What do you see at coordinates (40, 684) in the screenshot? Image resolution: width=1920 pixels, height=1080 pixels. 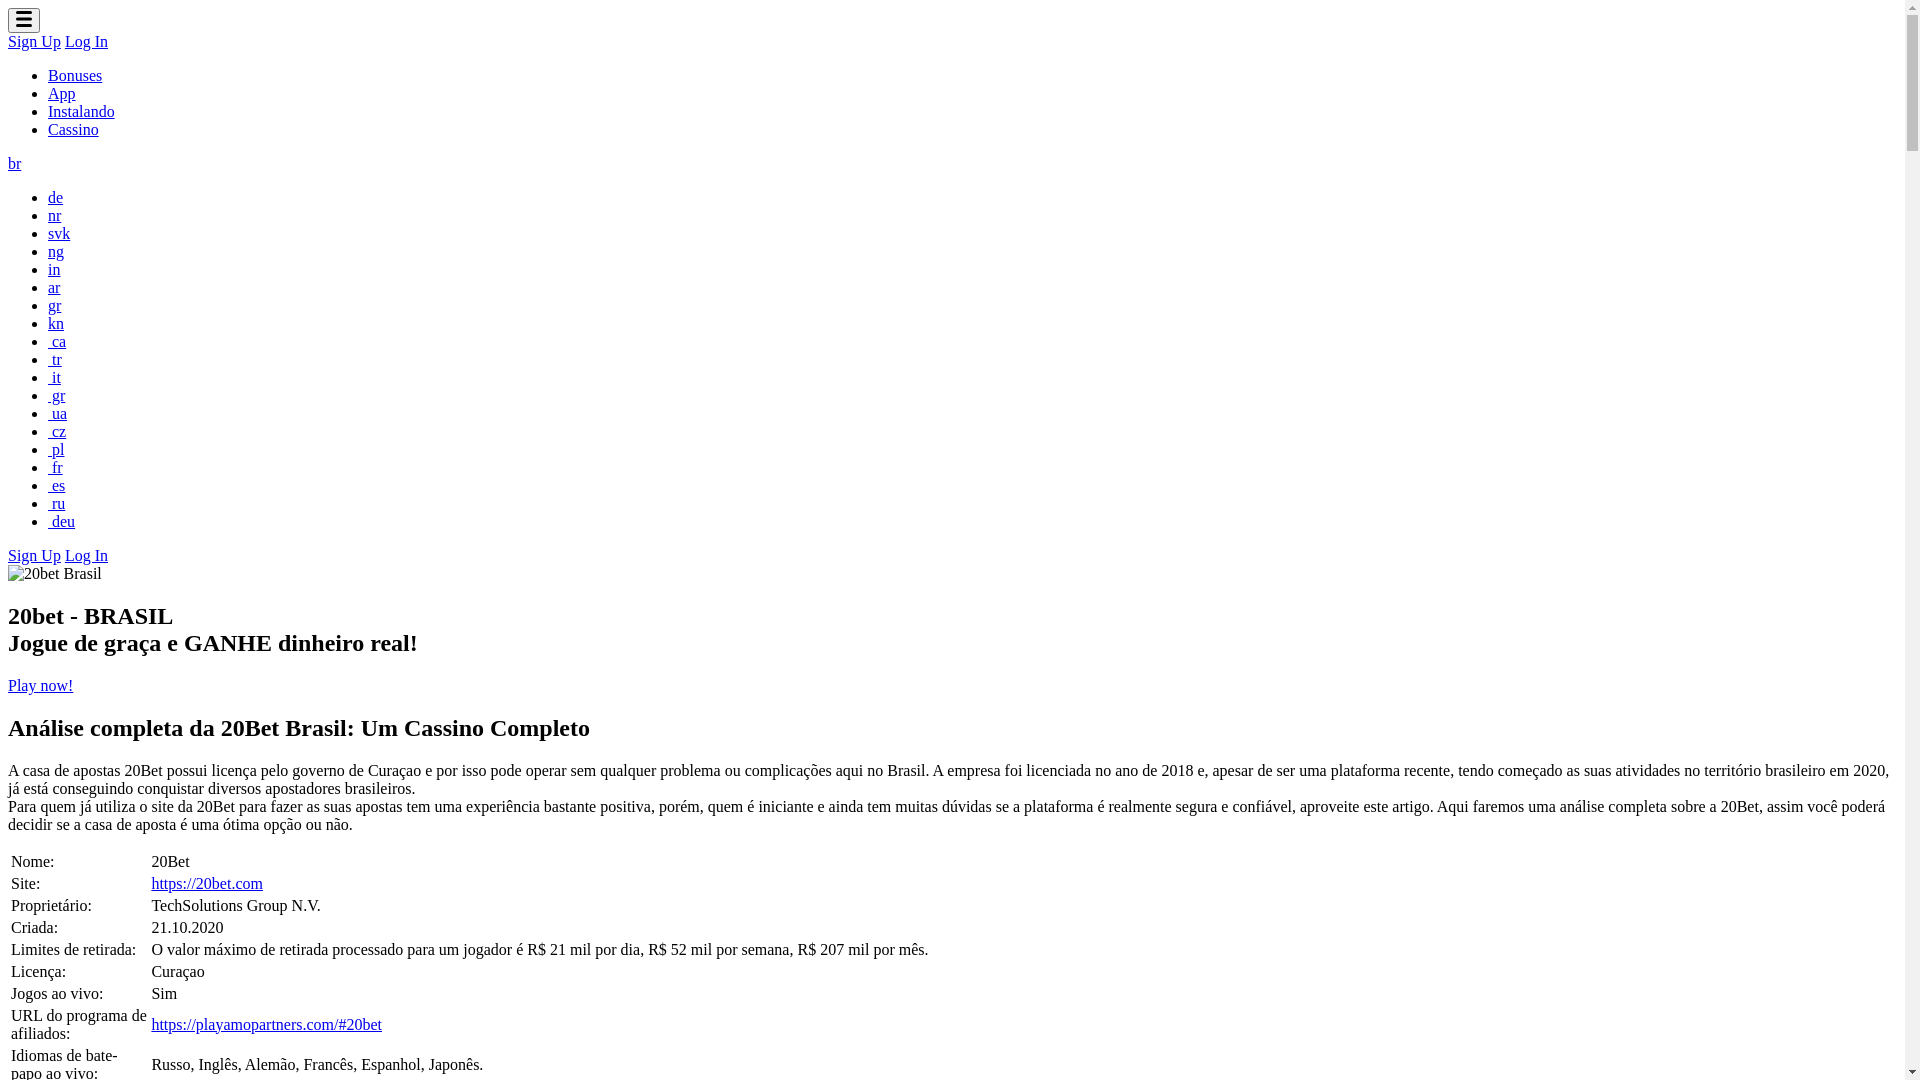 I see `'Play now!'` at bounding box center [40, 684].